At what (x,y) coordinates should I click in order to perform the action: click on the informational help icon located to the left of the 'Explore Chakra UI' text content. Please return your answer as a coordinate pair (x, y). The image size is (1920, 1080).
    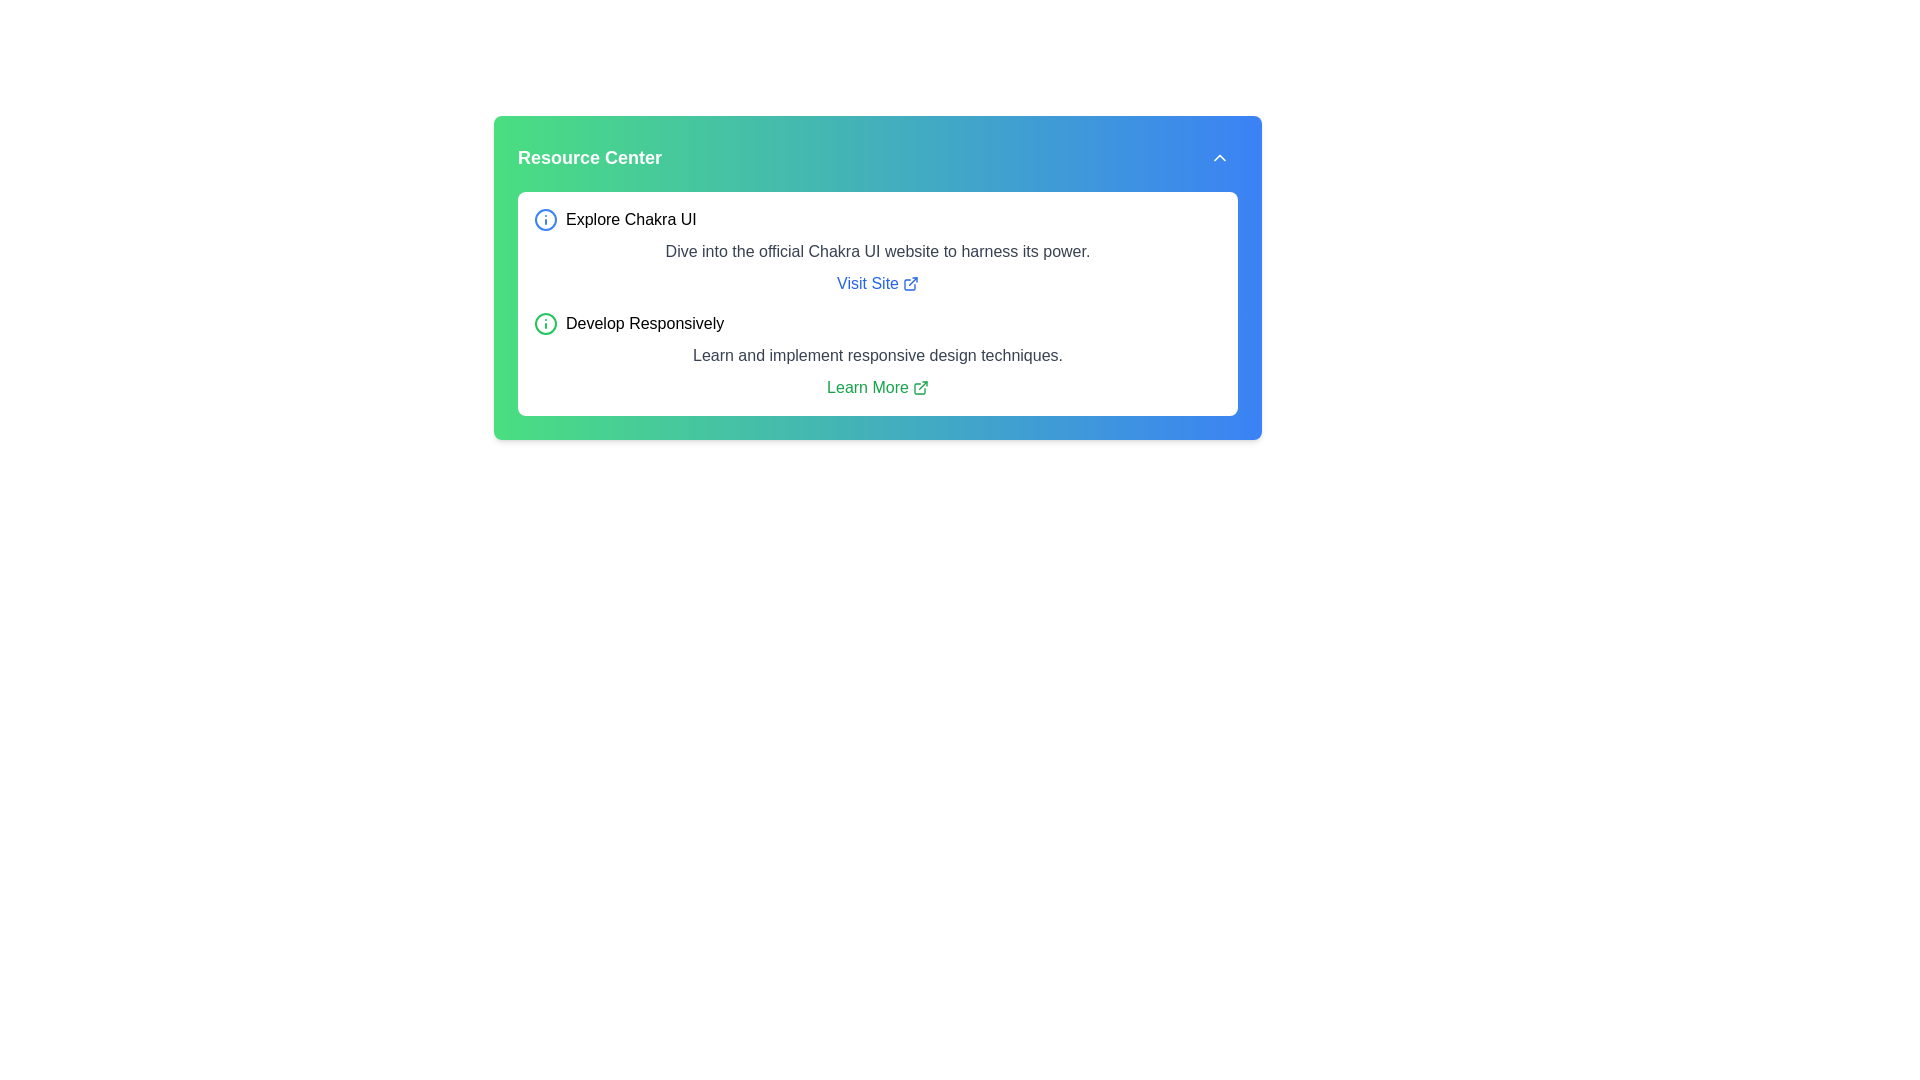
    Looking at the image, I should click on (546, 219).